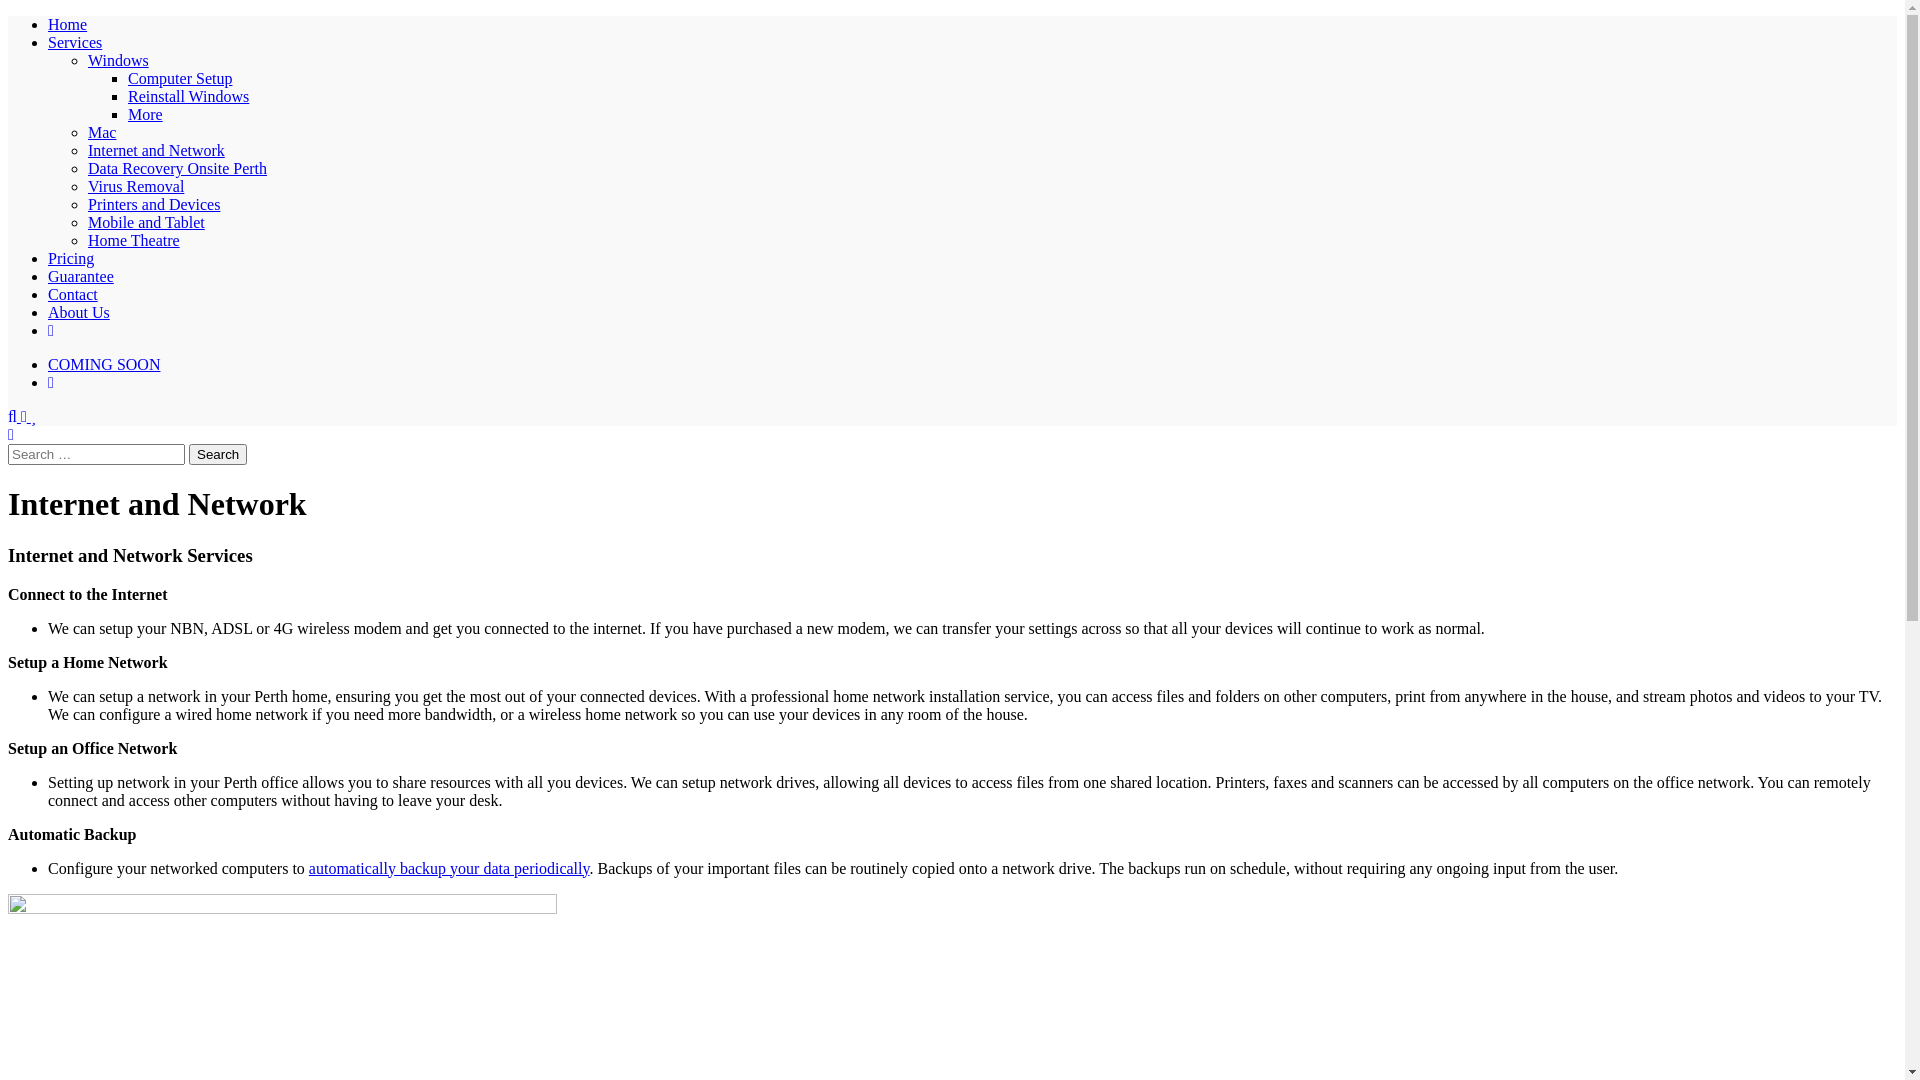 This screenshot has width=1920, height=1080. What do you see at coordinates (86, 132) in the screenshot?
I see `'Mac'` at bounding box center [86, 132].